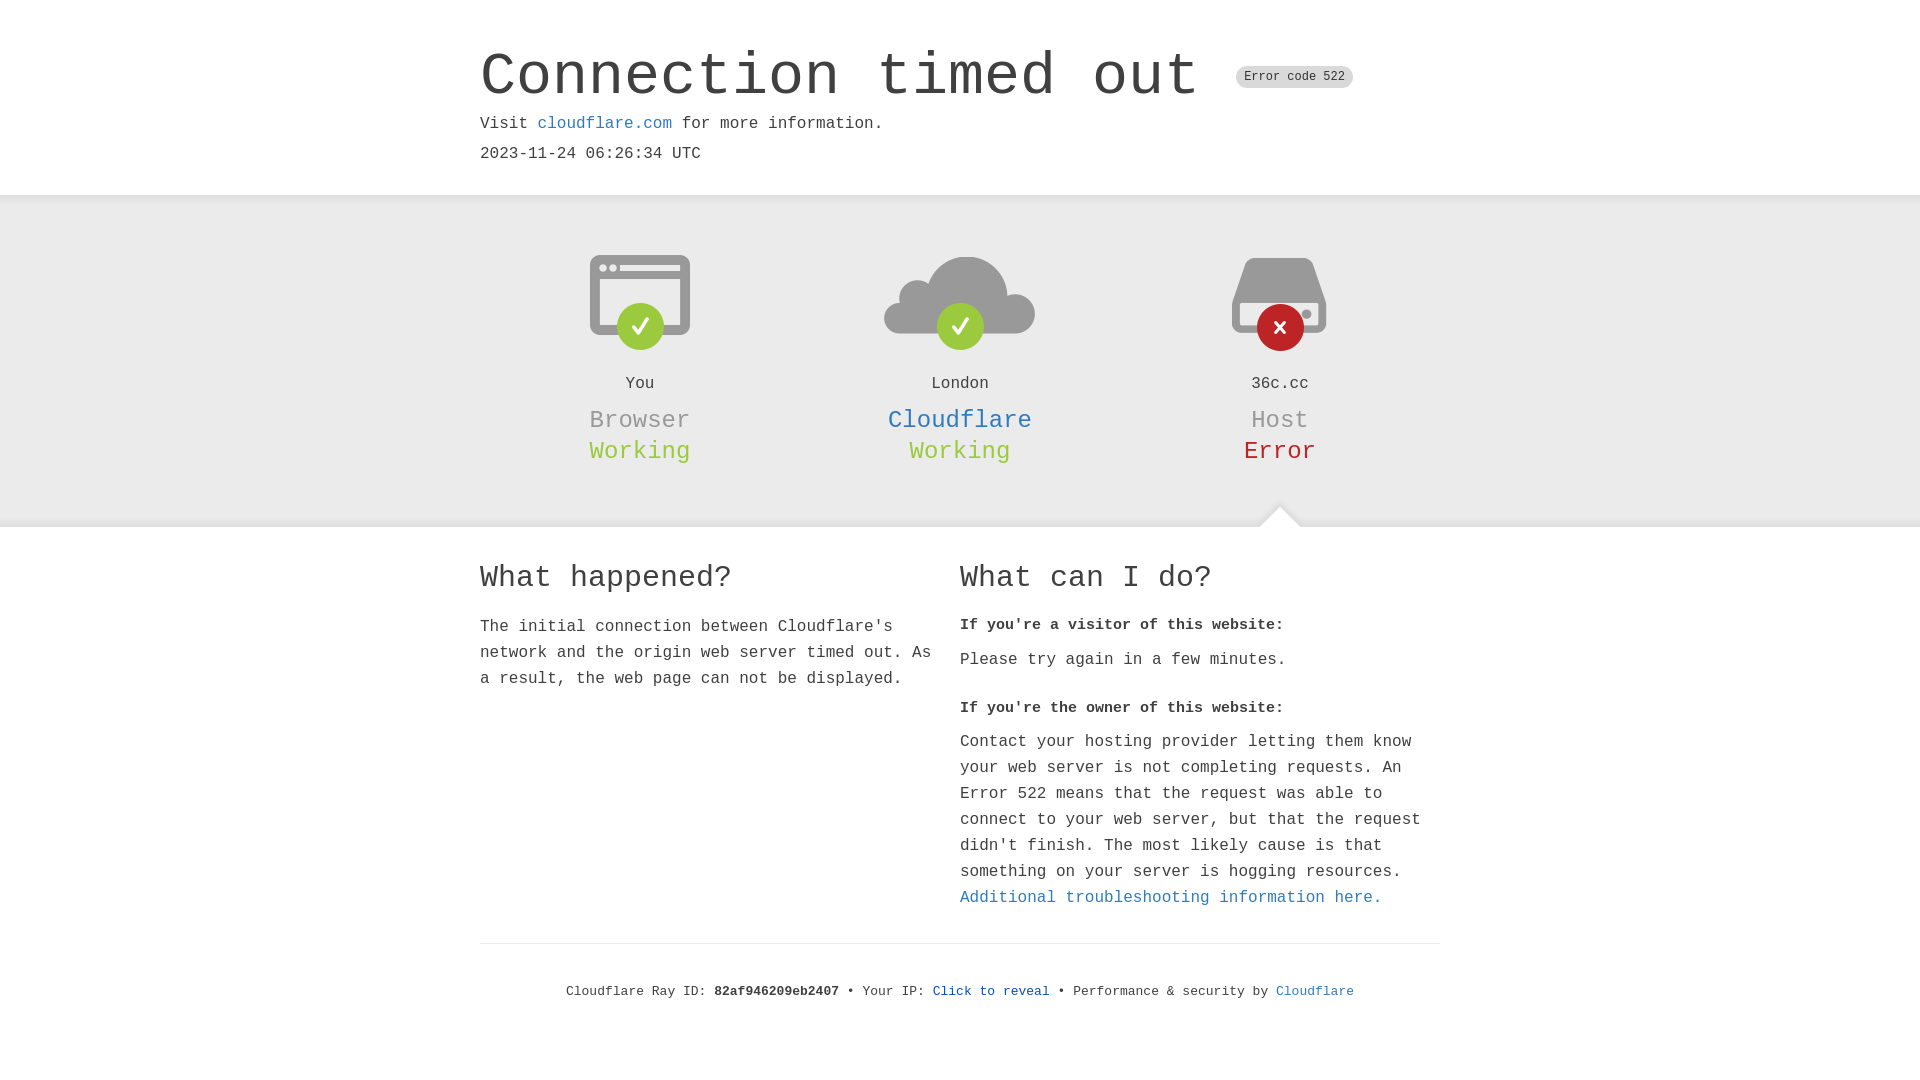 Image resolution: width=1920 pixels, height=1080 pixels. What do you see at coordinates (603, 123) in the screenshot?
I see `'cloudflare.com'` at bounding box center [603, 123].